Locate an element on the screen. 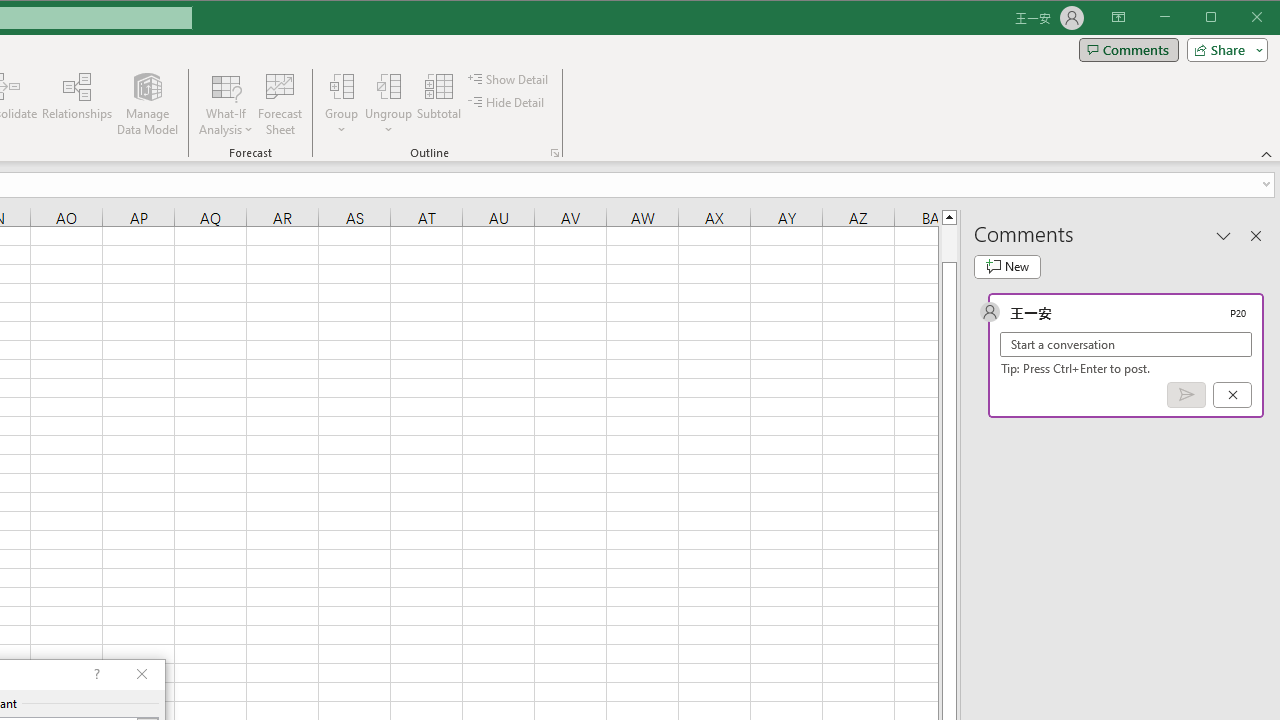  'Task Pane Options' is located at coordinates (1223, 234).